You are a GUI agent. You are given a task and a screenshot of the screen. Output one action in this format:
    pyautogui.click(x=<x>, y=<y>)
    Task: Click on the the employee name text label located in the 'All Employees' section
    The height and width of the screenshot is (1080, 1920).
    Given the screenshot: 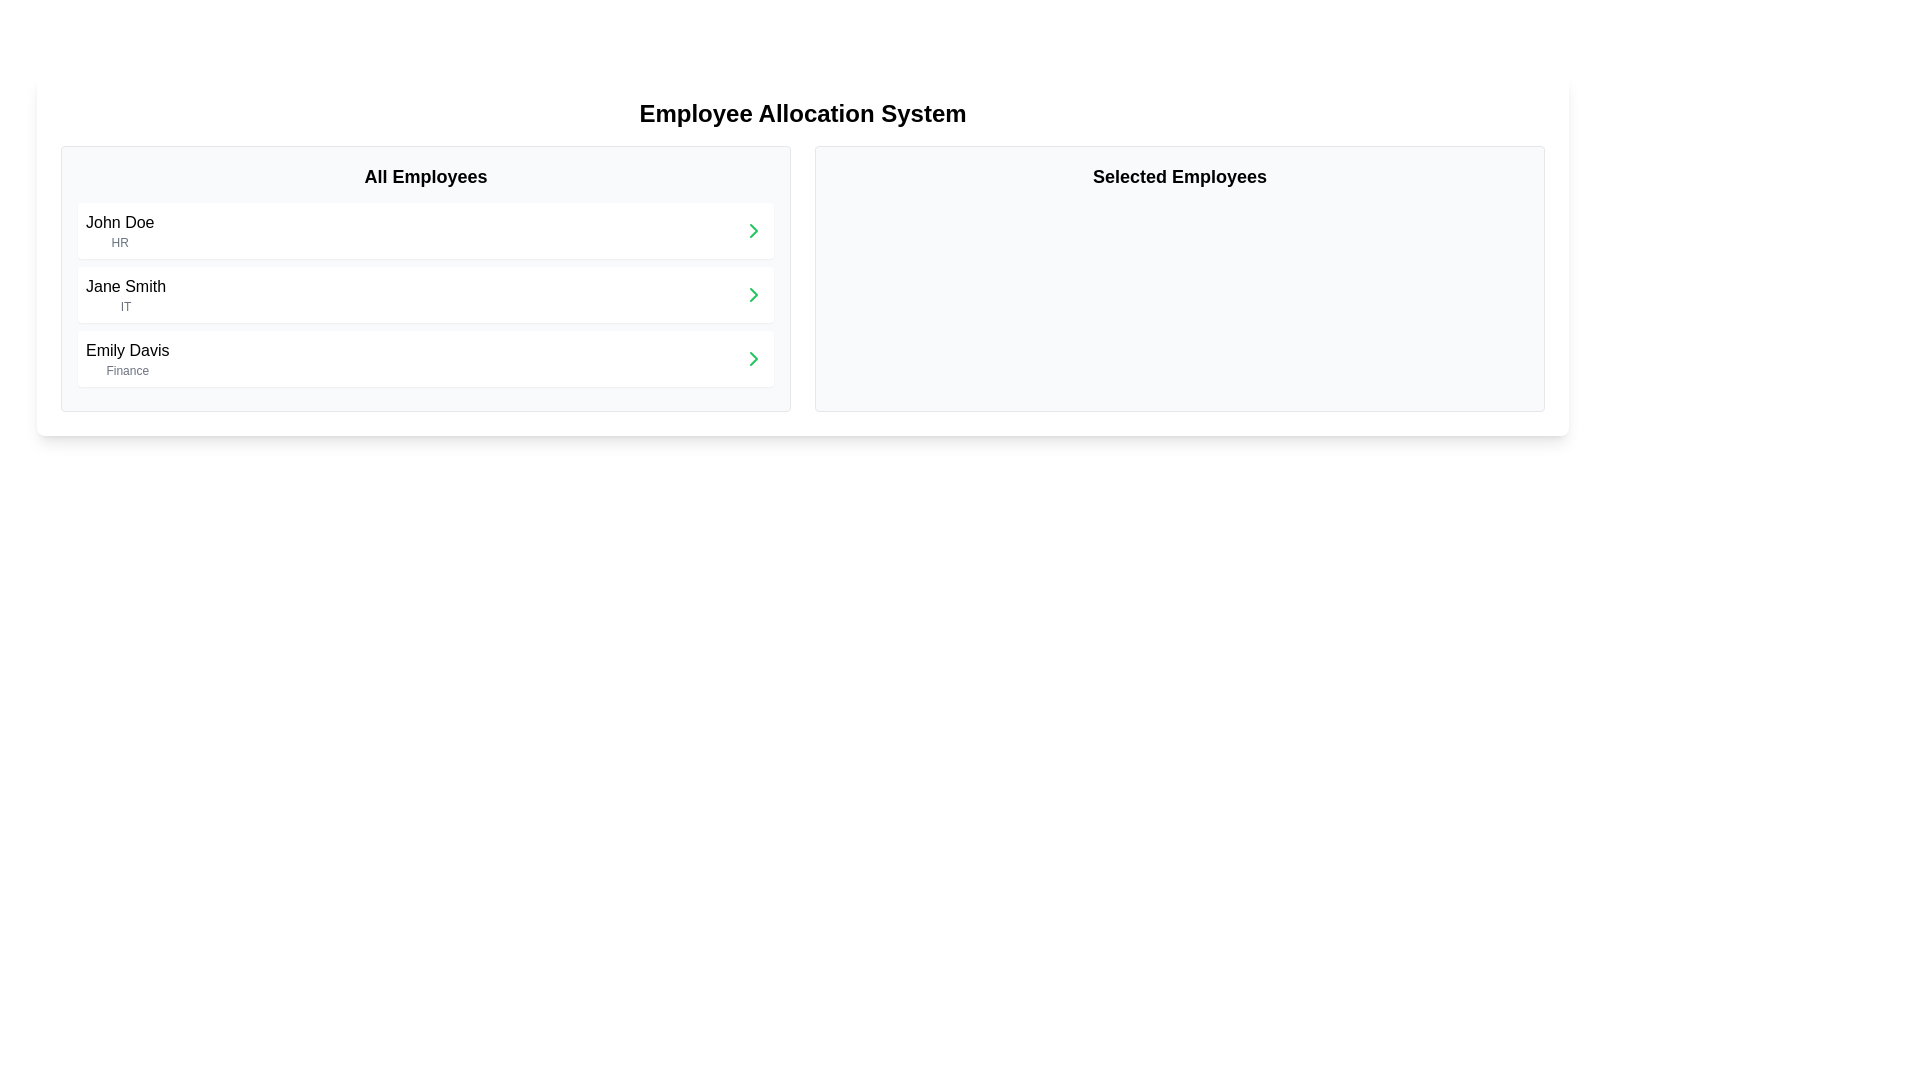 What is the action you would take?
    pyautogui.click(x=119, y=223)
    